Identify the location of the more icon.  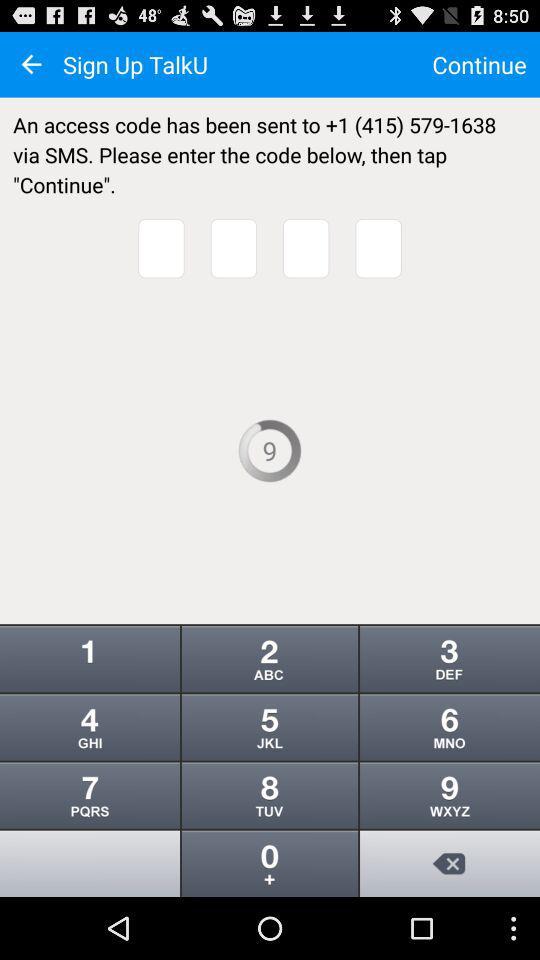
(270, 777).